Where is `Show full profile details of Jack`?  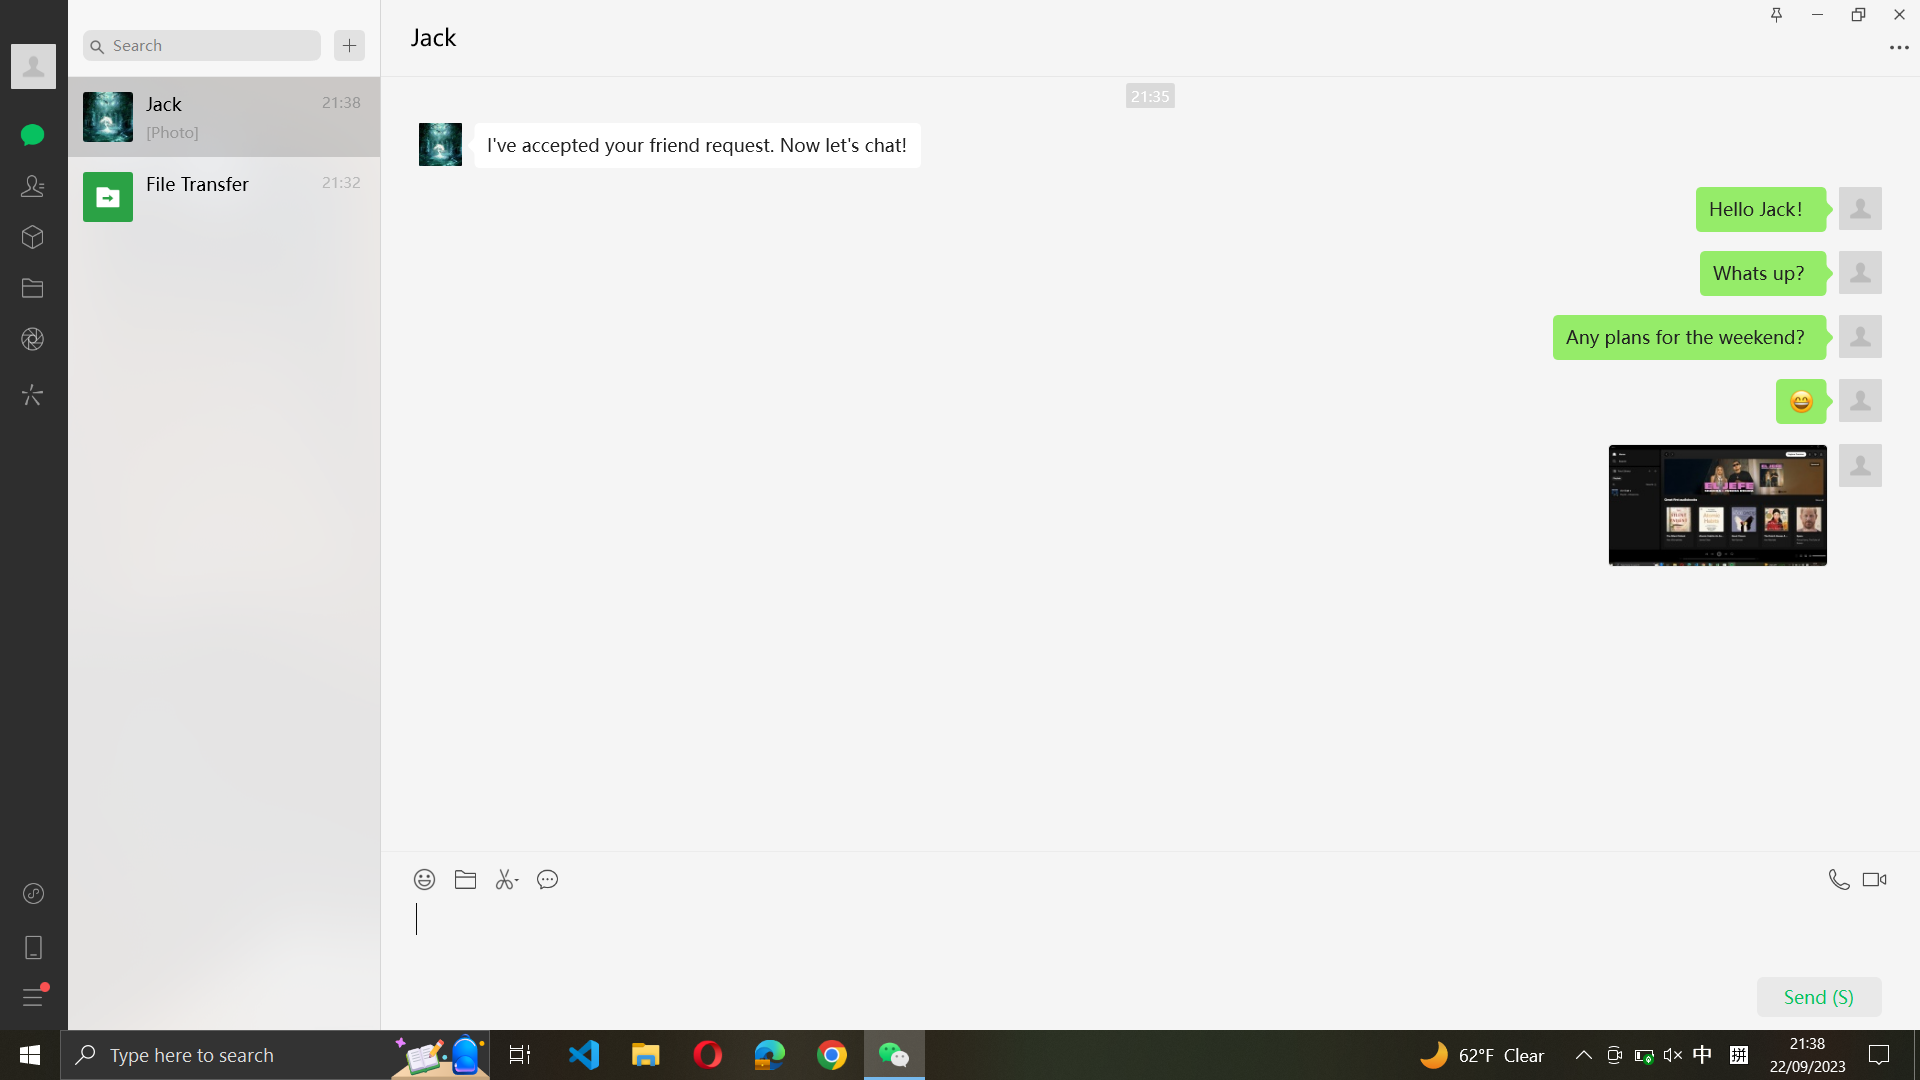
Show full profile details of Jack is located at coordinates (33, 68).